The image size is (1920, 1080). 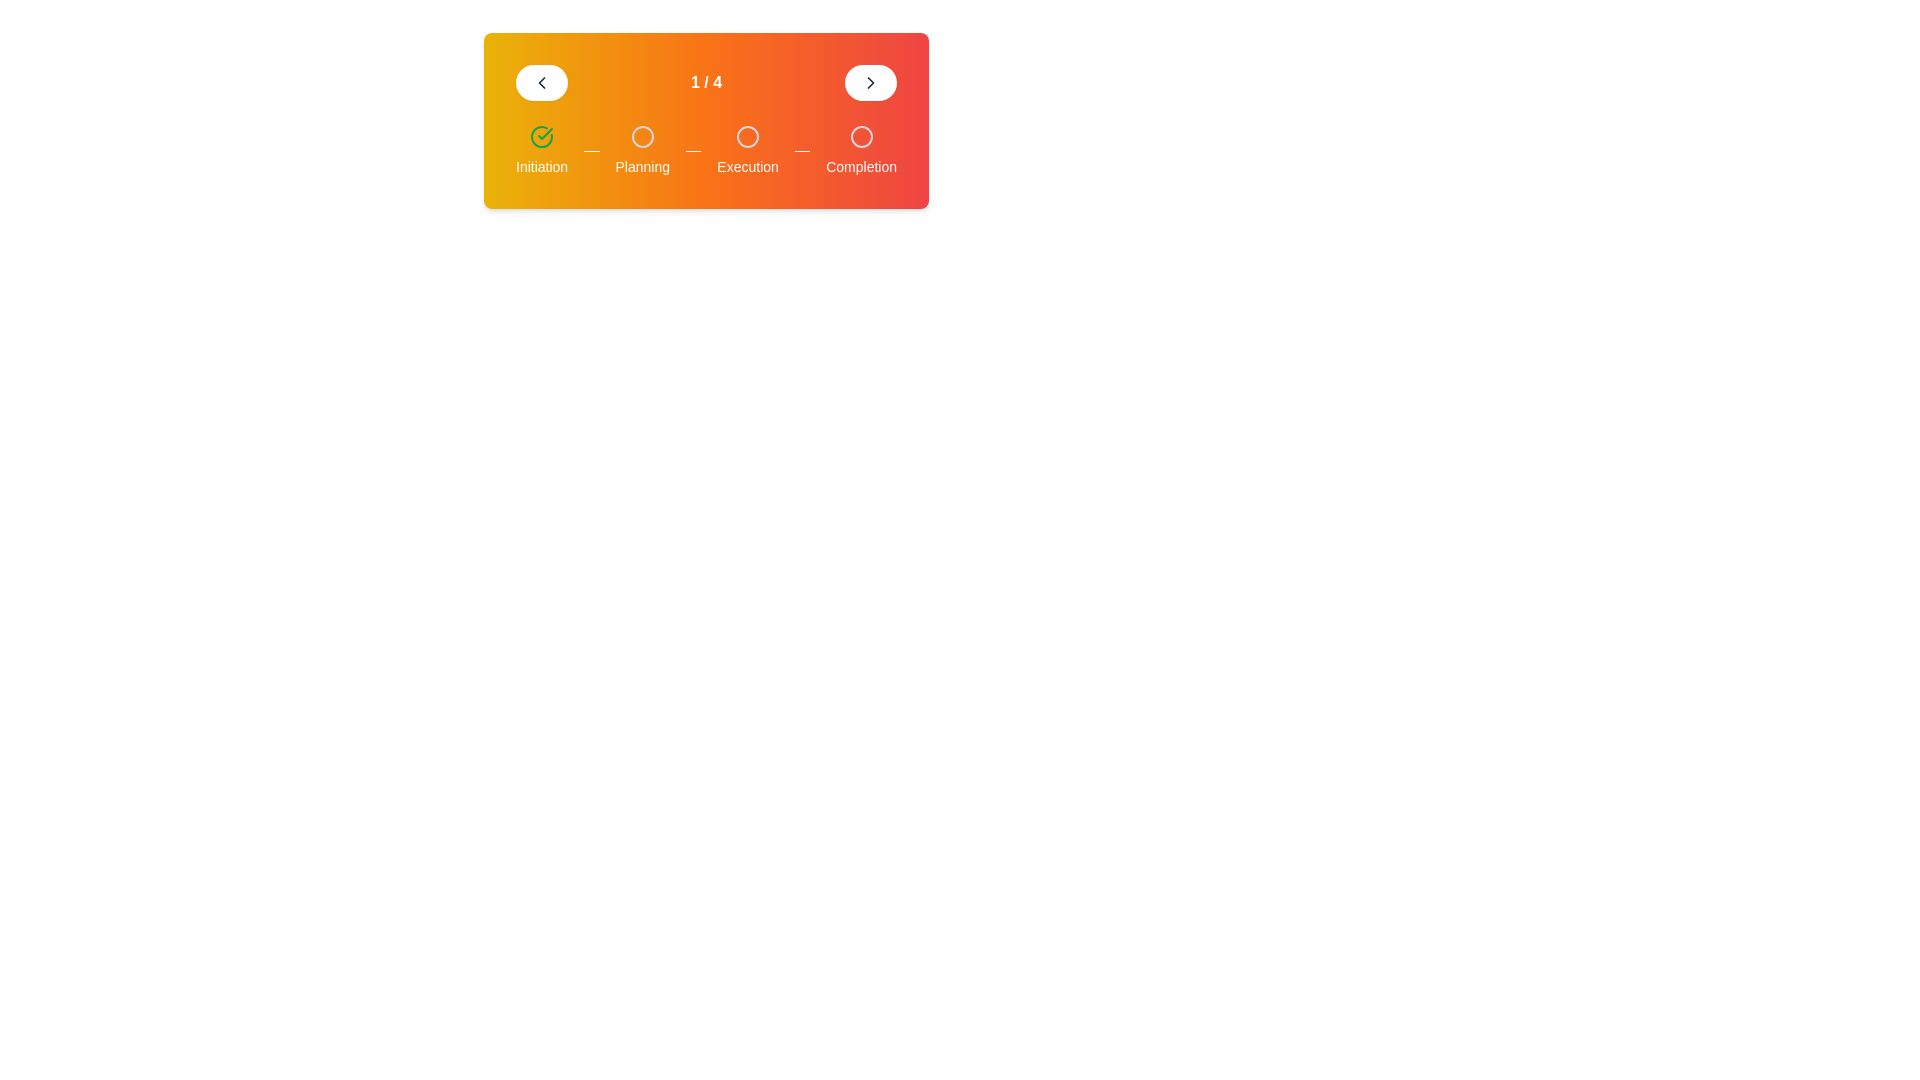 I want to click on text from the navigation item or progress step indicator labeled 'Execution', which is the third element in the sequence within the navigation bar, so click(x=747, y=149).